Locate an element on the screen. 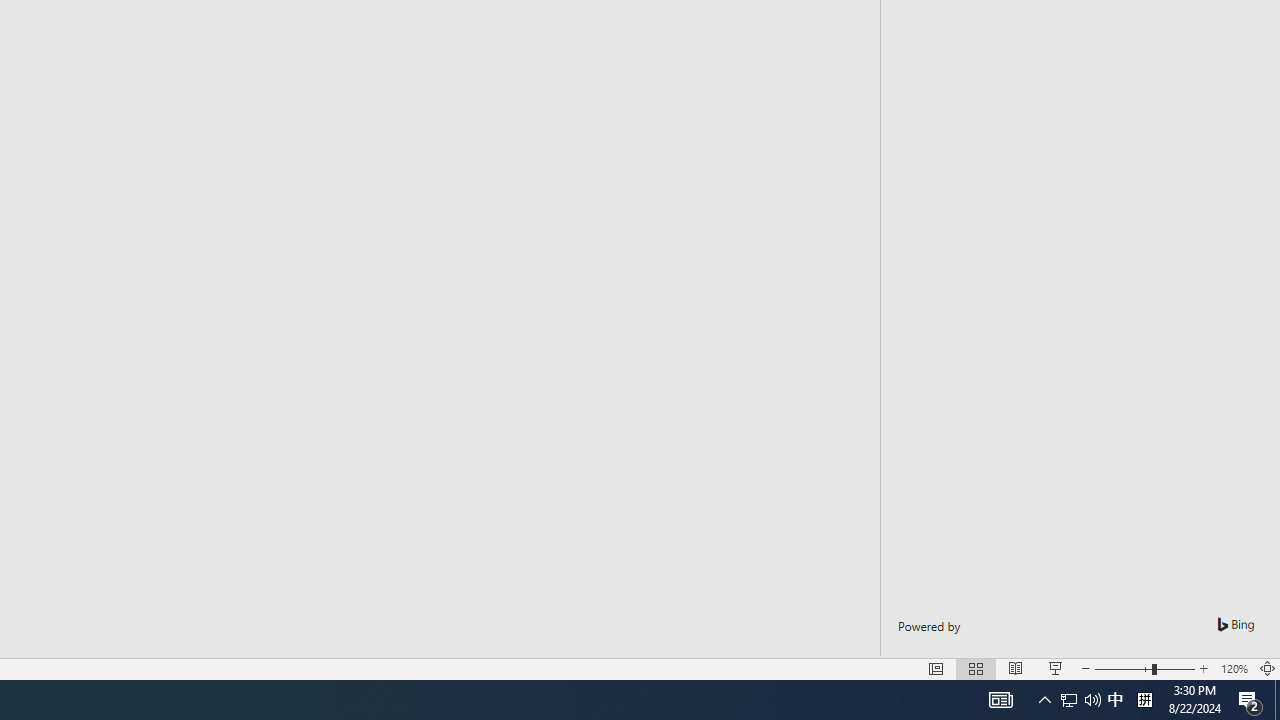 The height and width of the screenshot is (720, 1280). 'Zoom 120%' is located at coordinates (1233, 669).